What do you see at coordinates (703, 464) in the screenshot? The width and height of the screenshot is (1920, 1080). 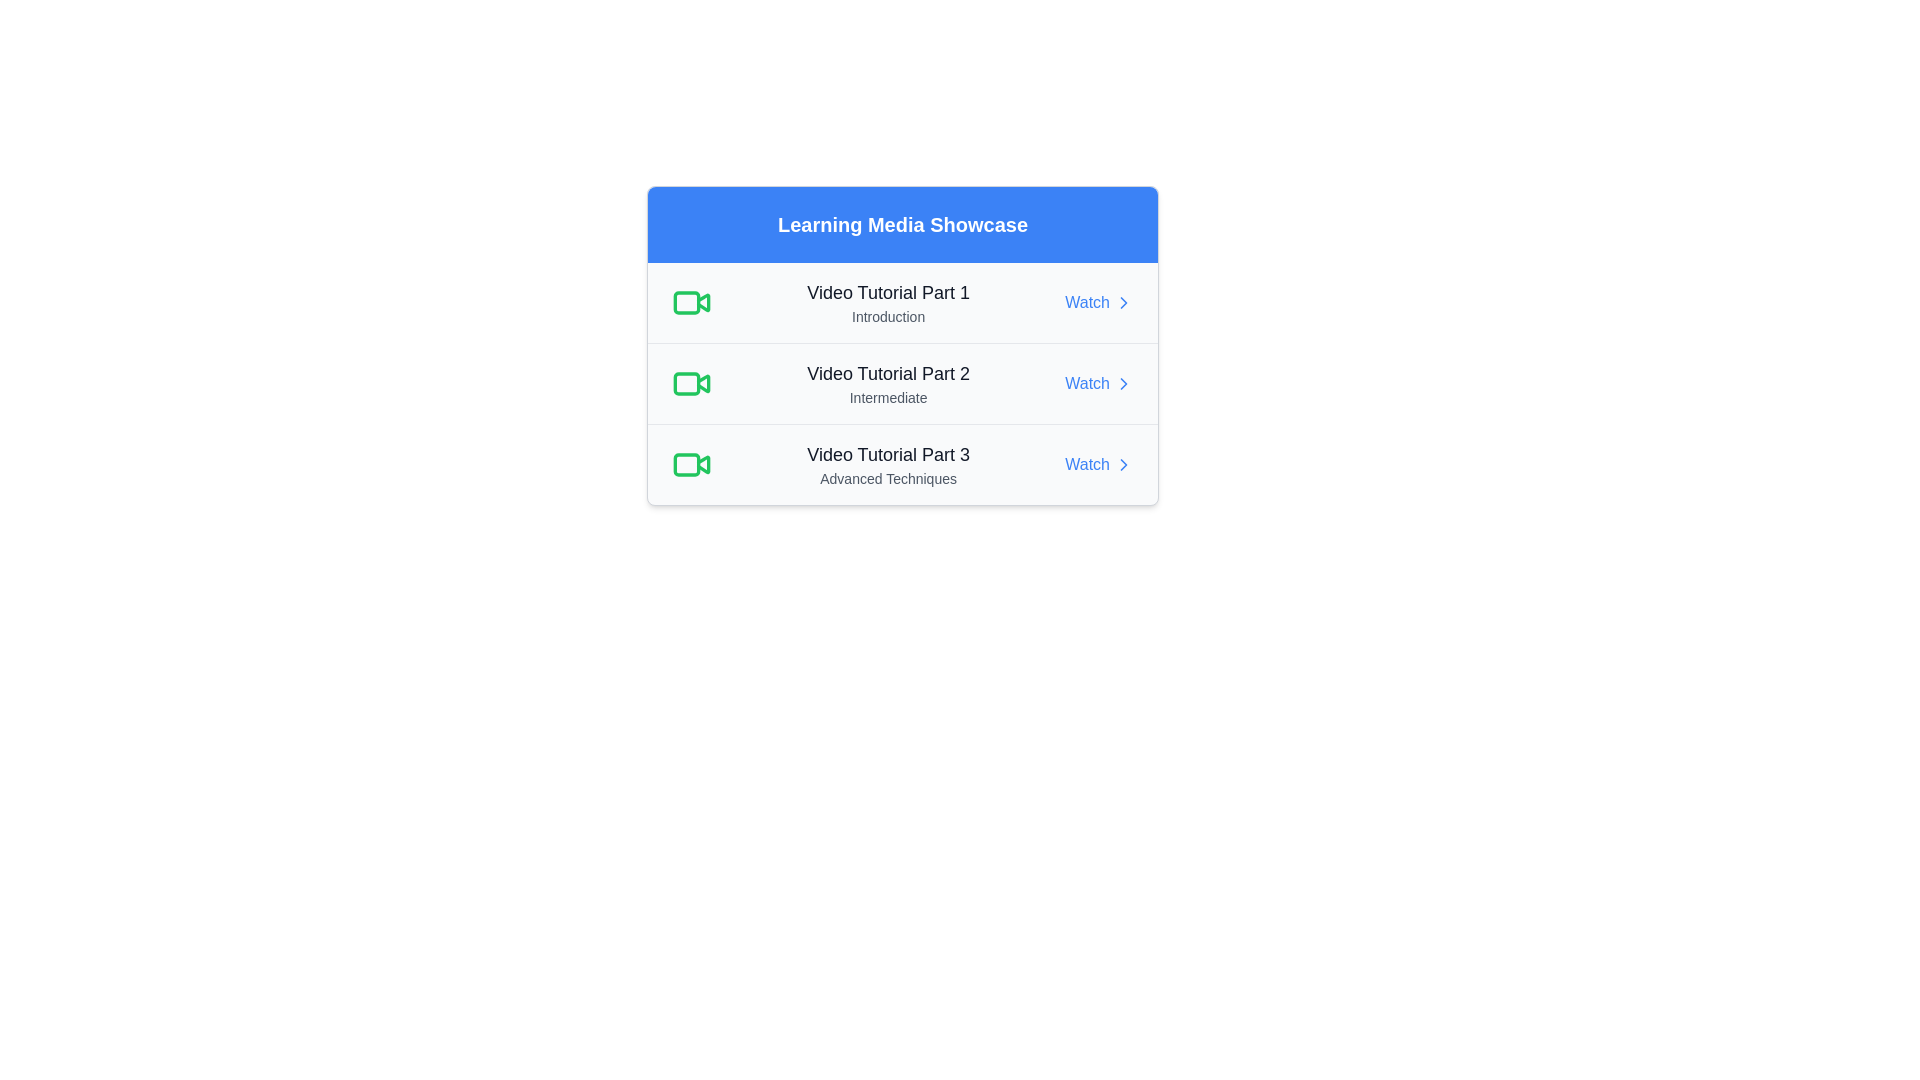 I see `the play button symbol located within the video thumbnail icon for the third lesson in the 'Learning Media Showcase' section` at bounding box center [703, 464].